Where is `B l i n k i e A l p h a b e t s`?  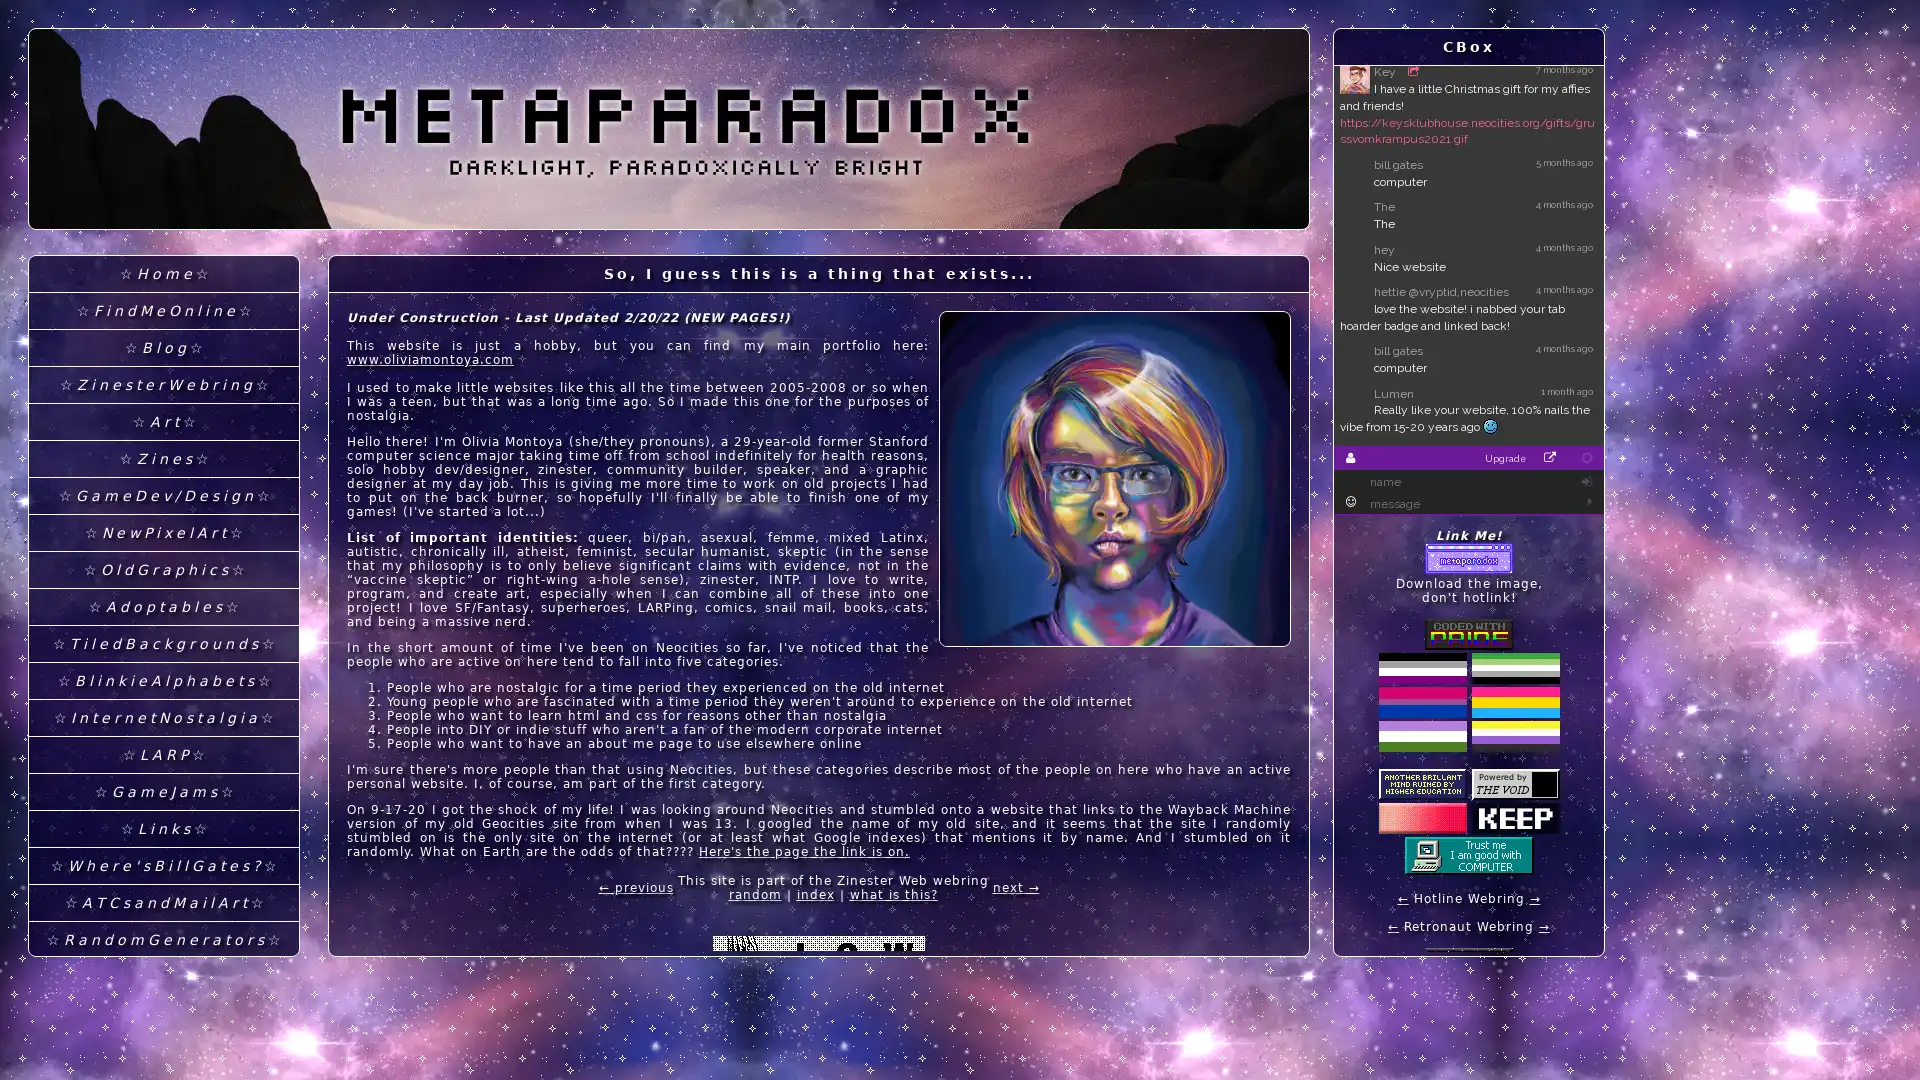 B l i n k i e A l p h a b e t s is located at coordinates (163, 680).